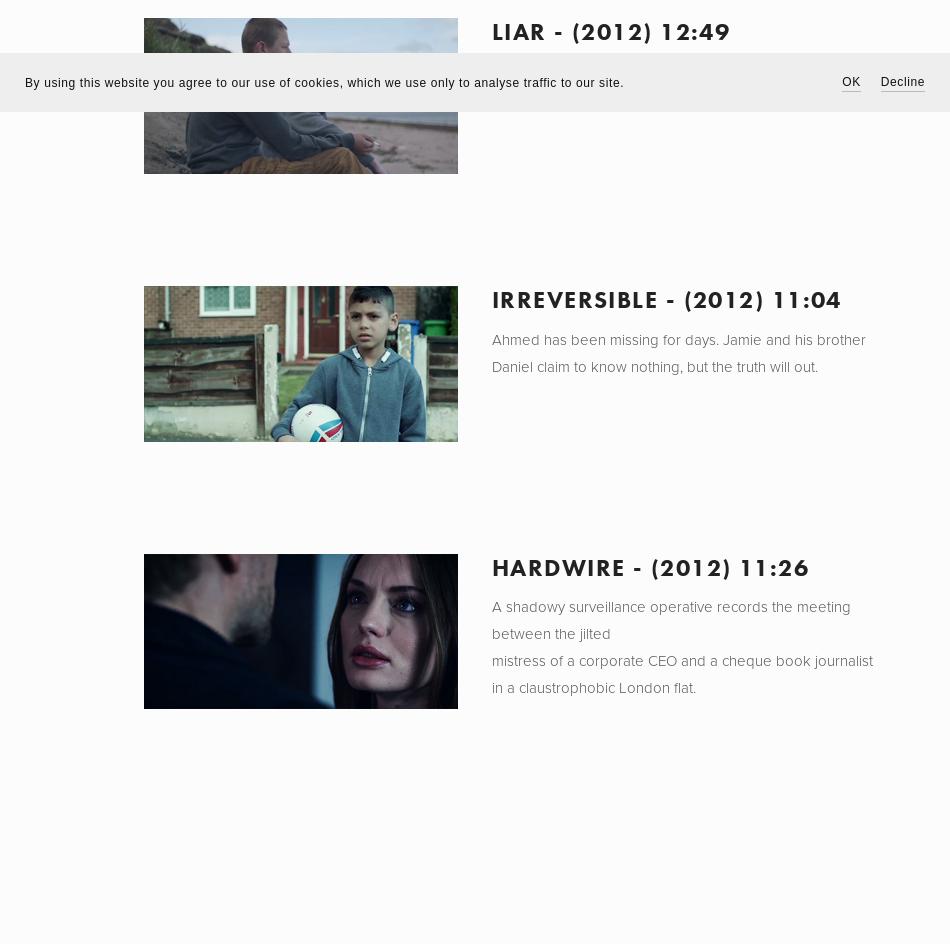  Describe the element at coordinates (678, 351) in the screenshot. I see `'Ahmed has been missing for days. Jamie and his brother Daniel claim to know nothing, but the truth will out.'` at that location.